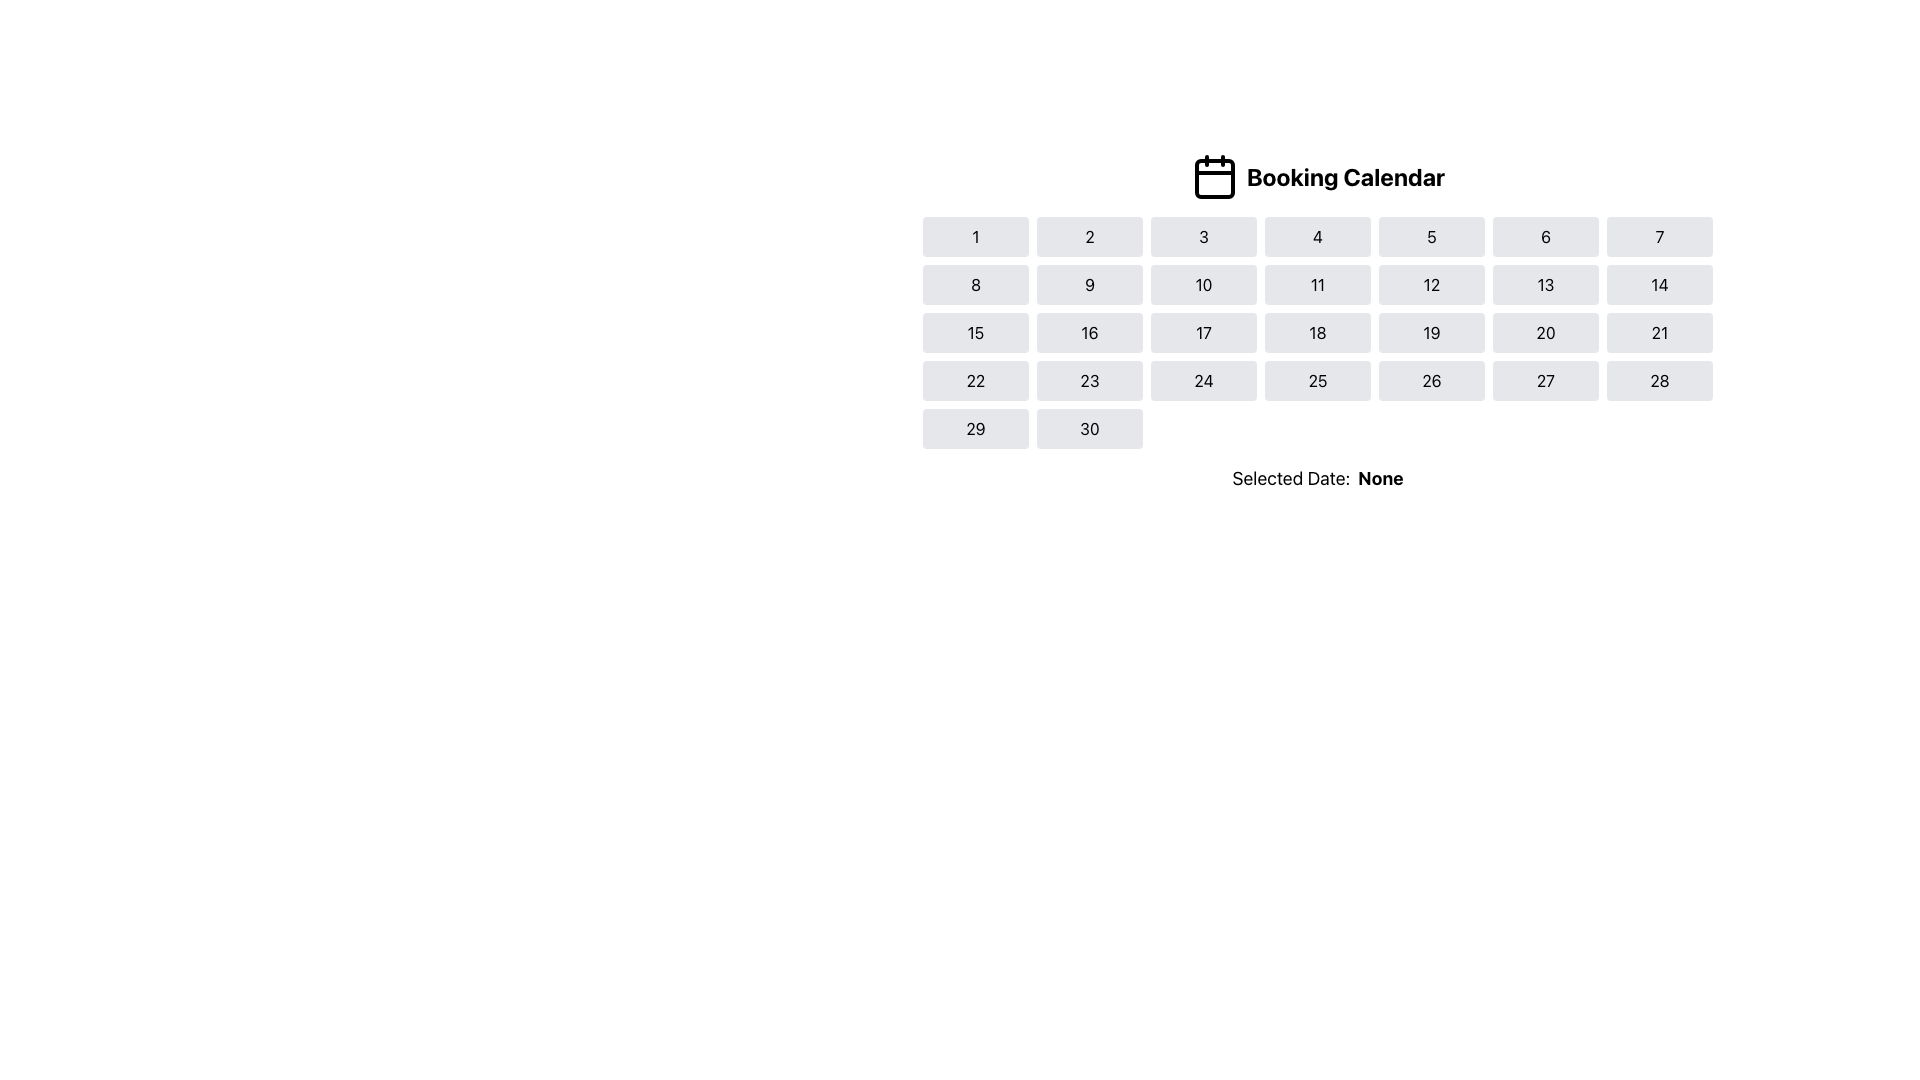  I want to click on the button representing the date '20' in the booking calendar, so click(1544, 331).